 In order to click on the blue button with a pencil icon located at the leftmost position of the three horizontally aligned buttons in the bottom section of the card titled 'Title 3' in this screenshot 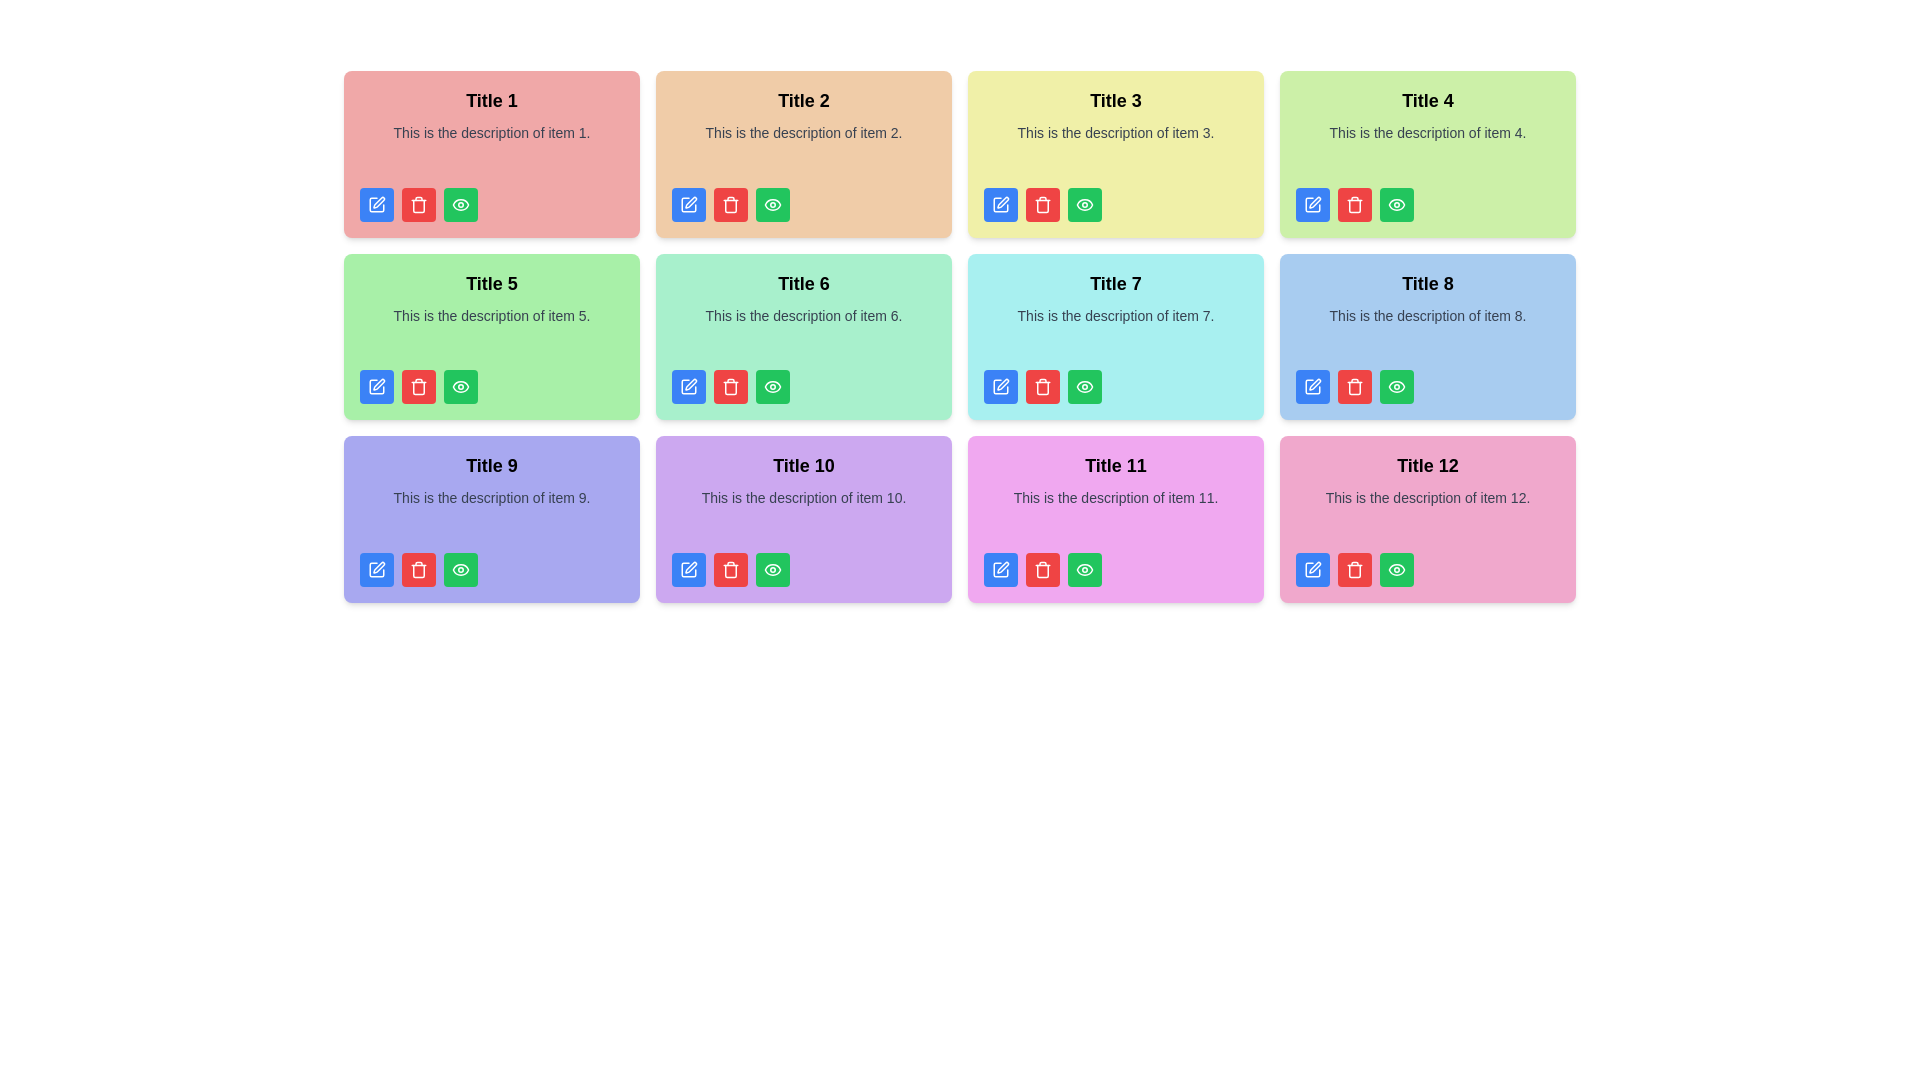, I will do `click(1001, 204)`.